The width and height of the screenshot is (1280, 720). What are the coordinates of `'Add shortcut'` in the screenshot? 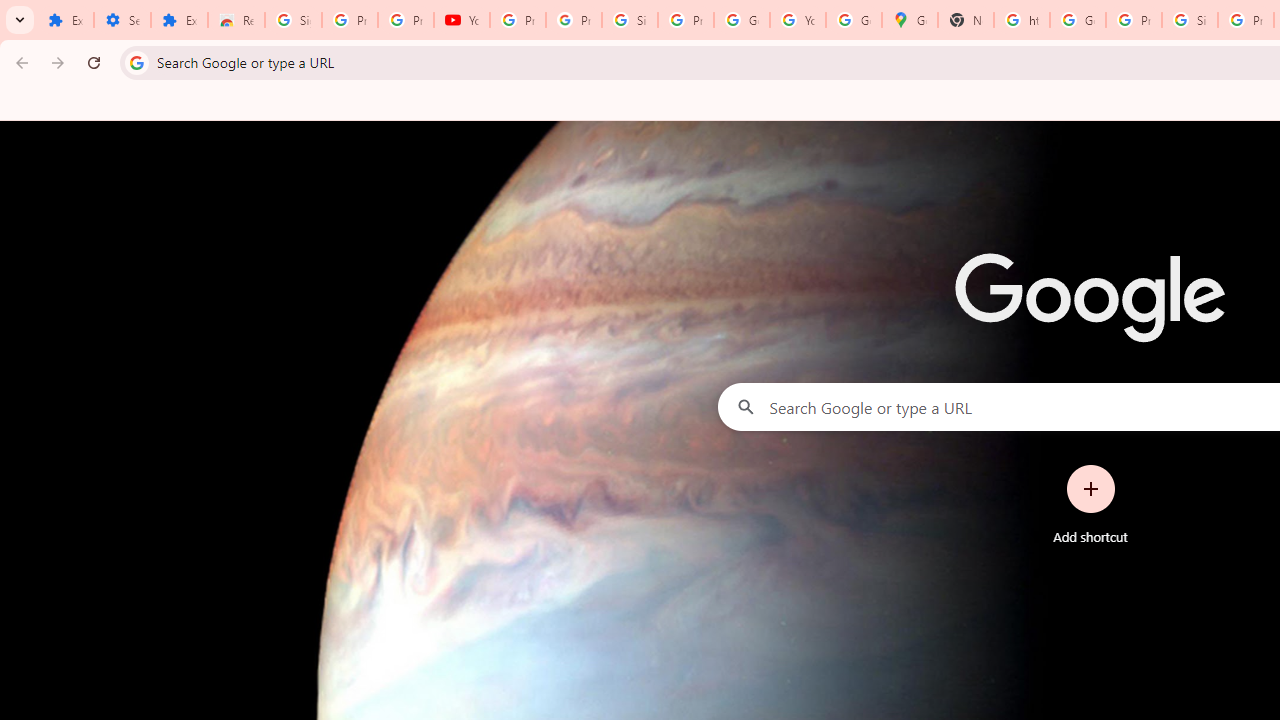 It's located at (1089, 504).